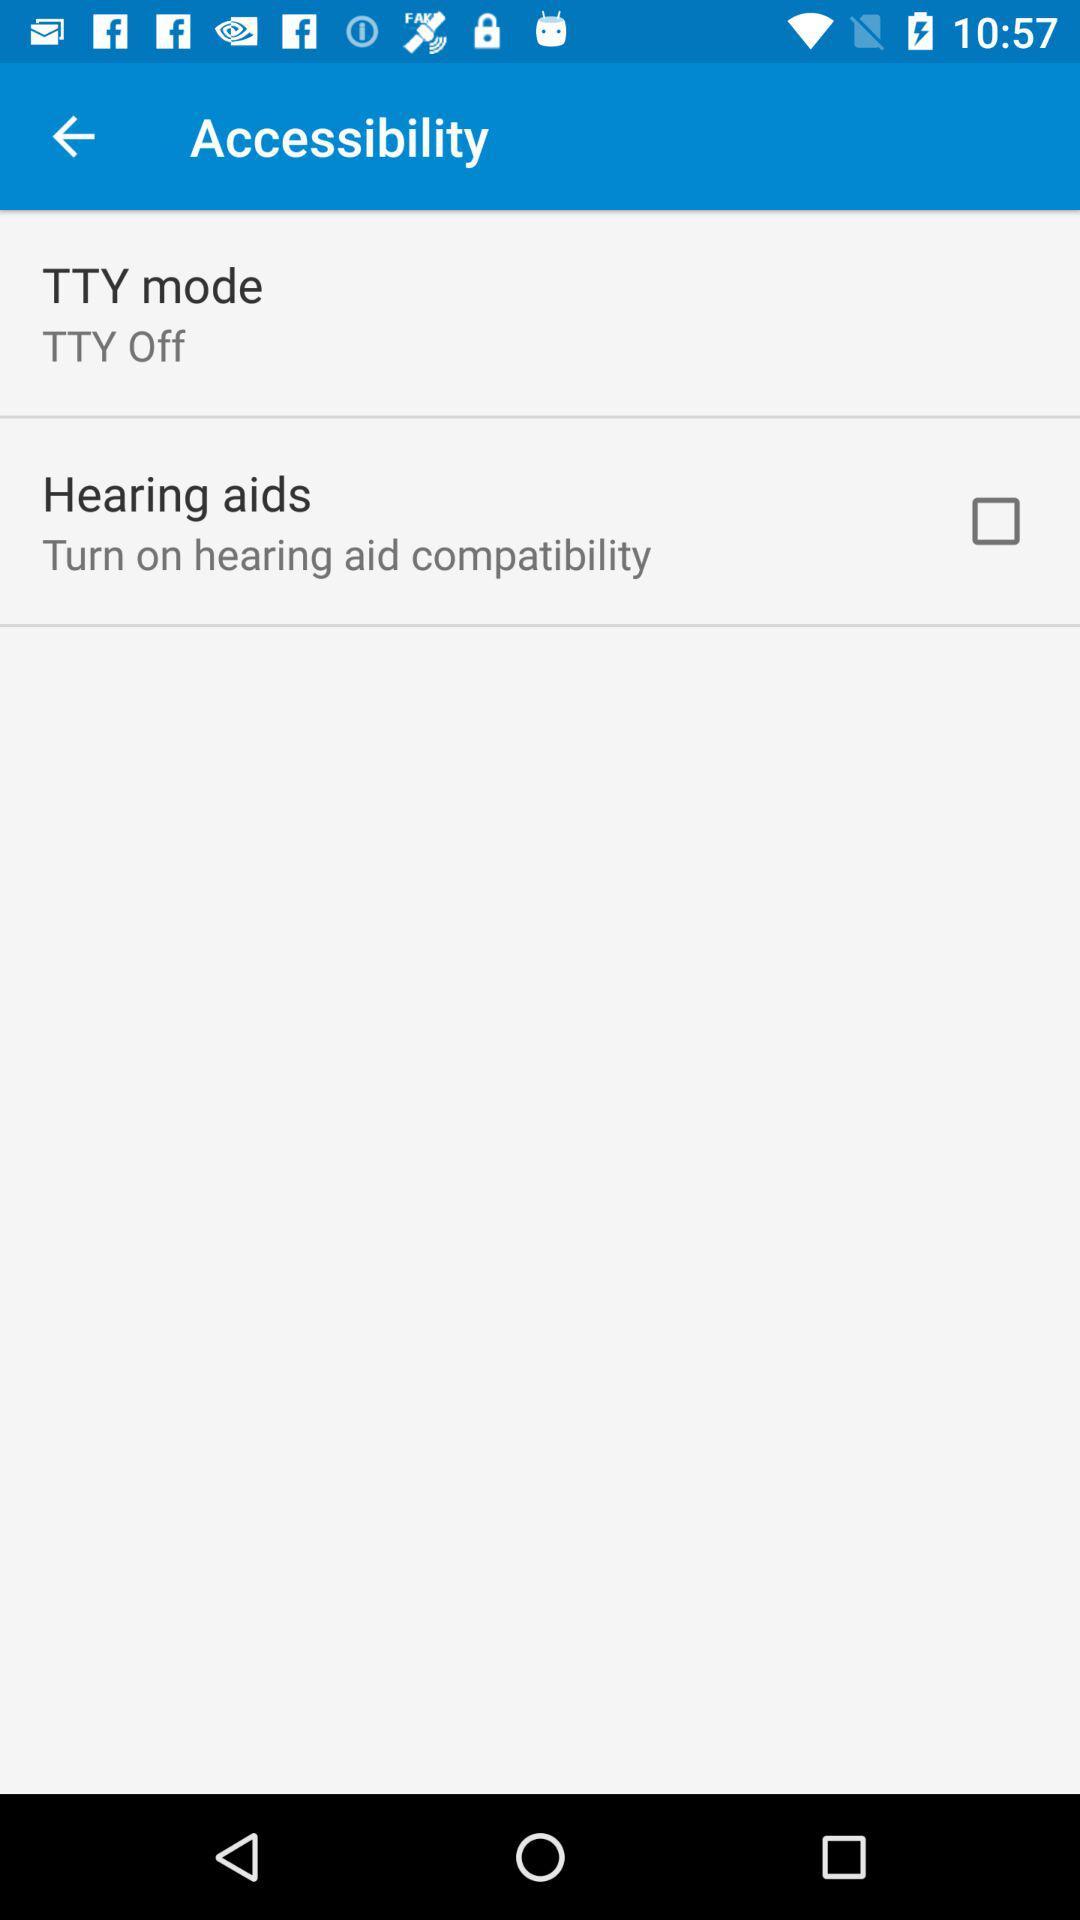 This screenshot has height=1920, width=1080. Describe the element at coordinates (176, 492) in the screenshot. I see `hearing aids app` at that location.